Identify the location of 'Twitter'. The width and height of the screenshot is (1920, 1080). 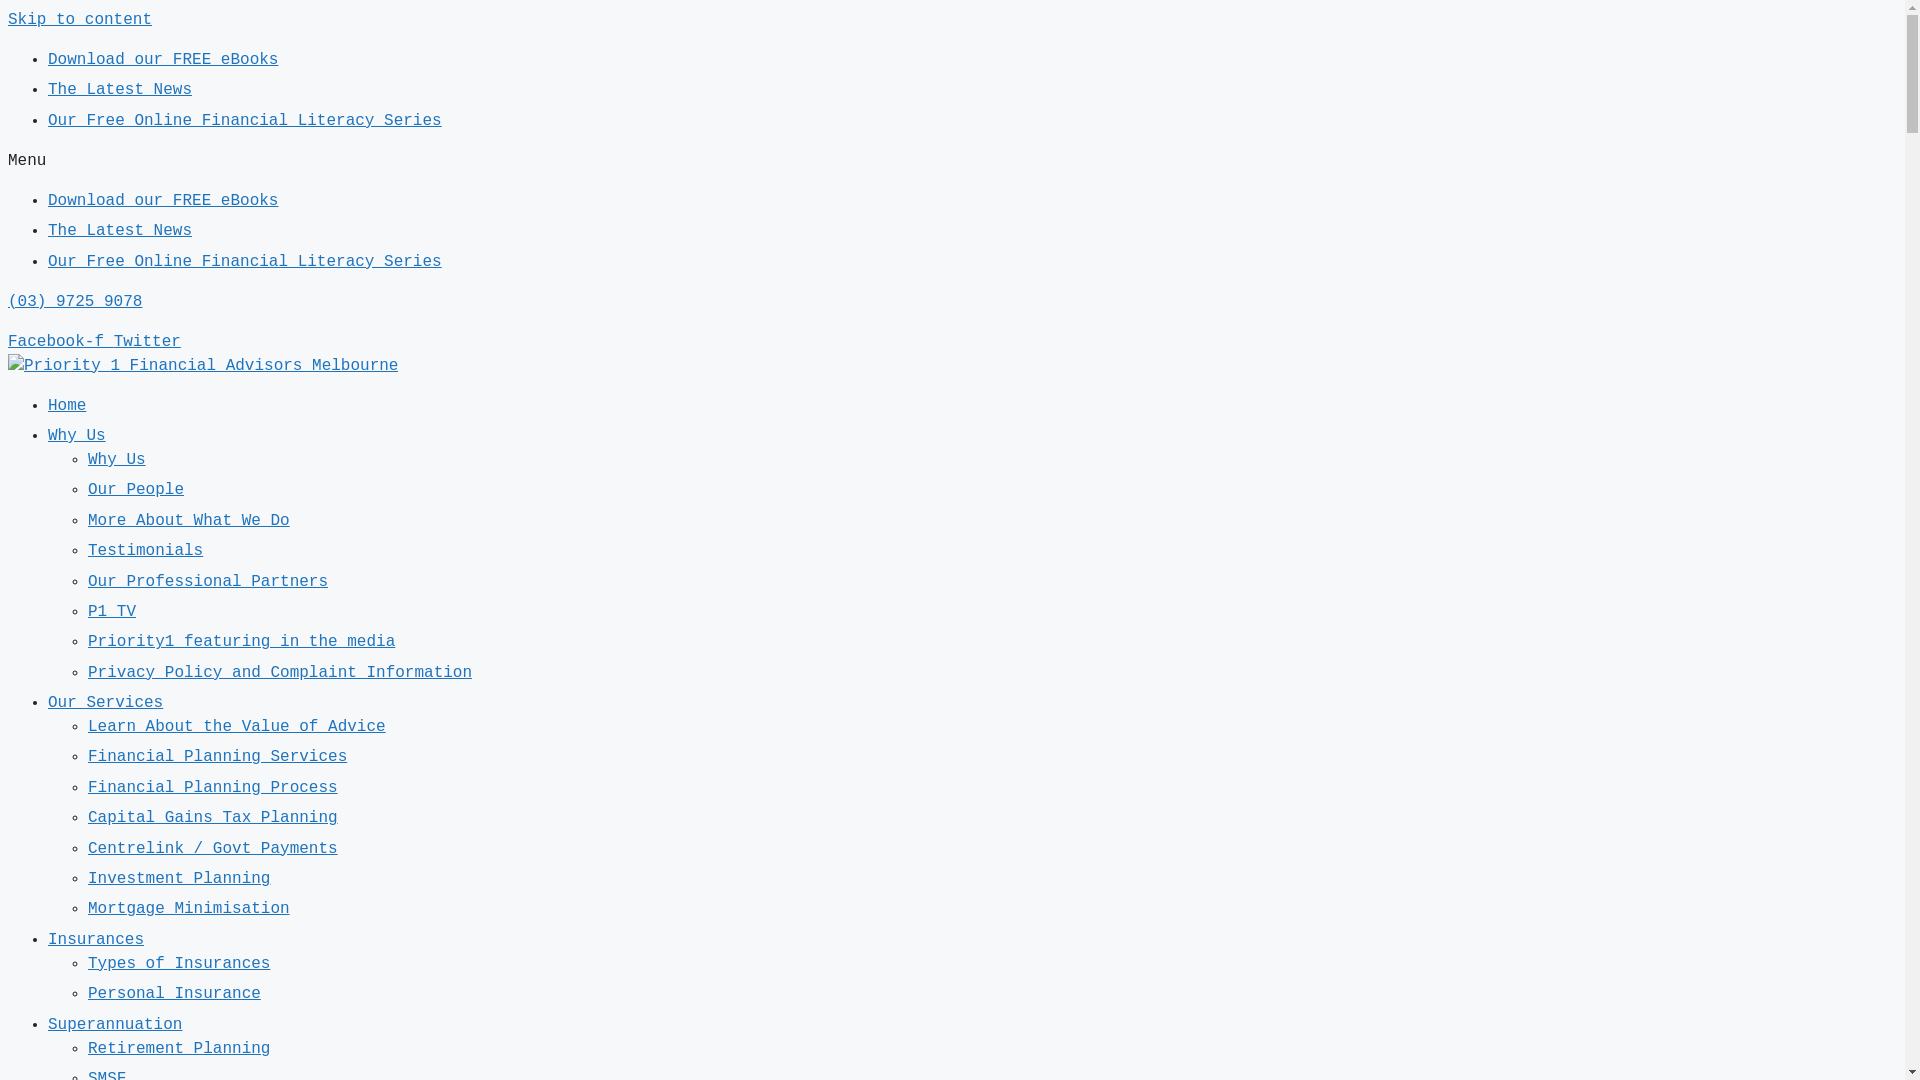
(146, 341).